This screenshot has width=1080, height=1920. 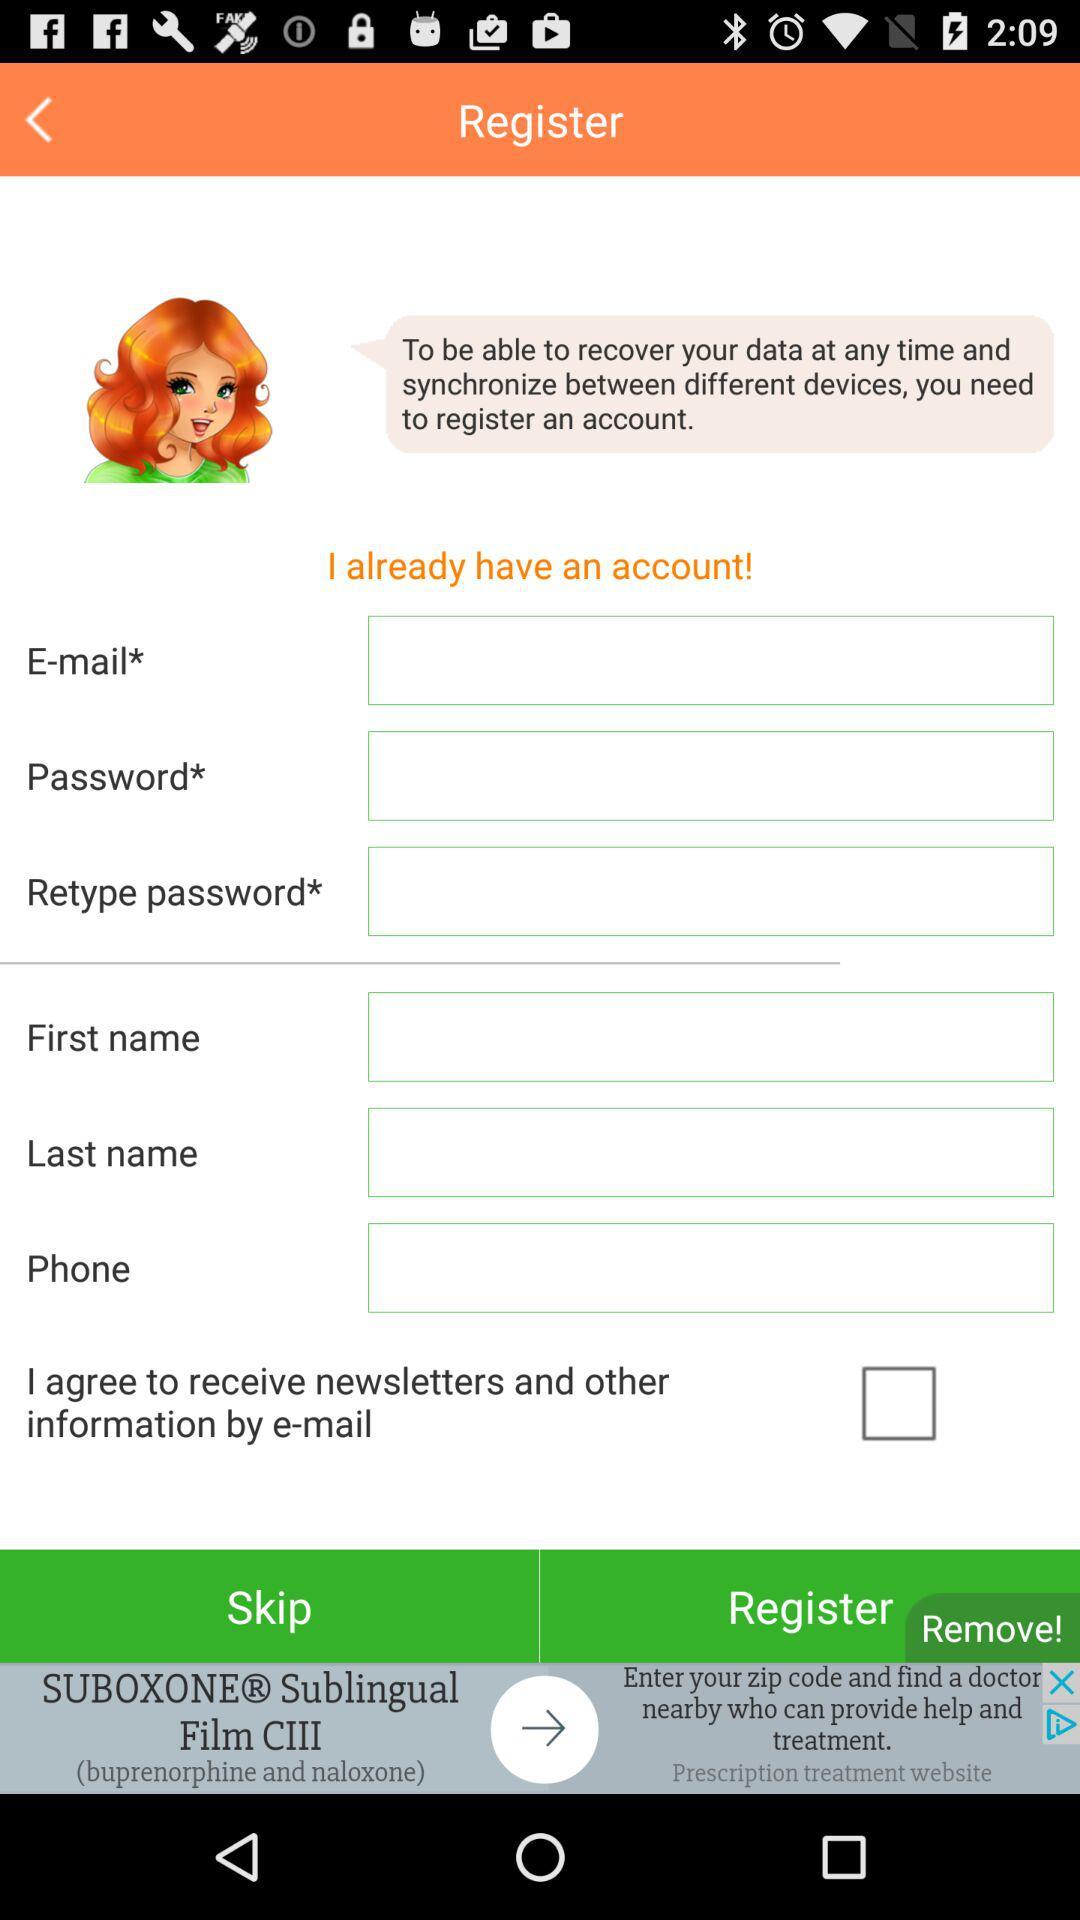 What do you see at coordinates (41, 127) in the screenshot?
I see `the arrow_backward icon` at bounding box center [41, 127].